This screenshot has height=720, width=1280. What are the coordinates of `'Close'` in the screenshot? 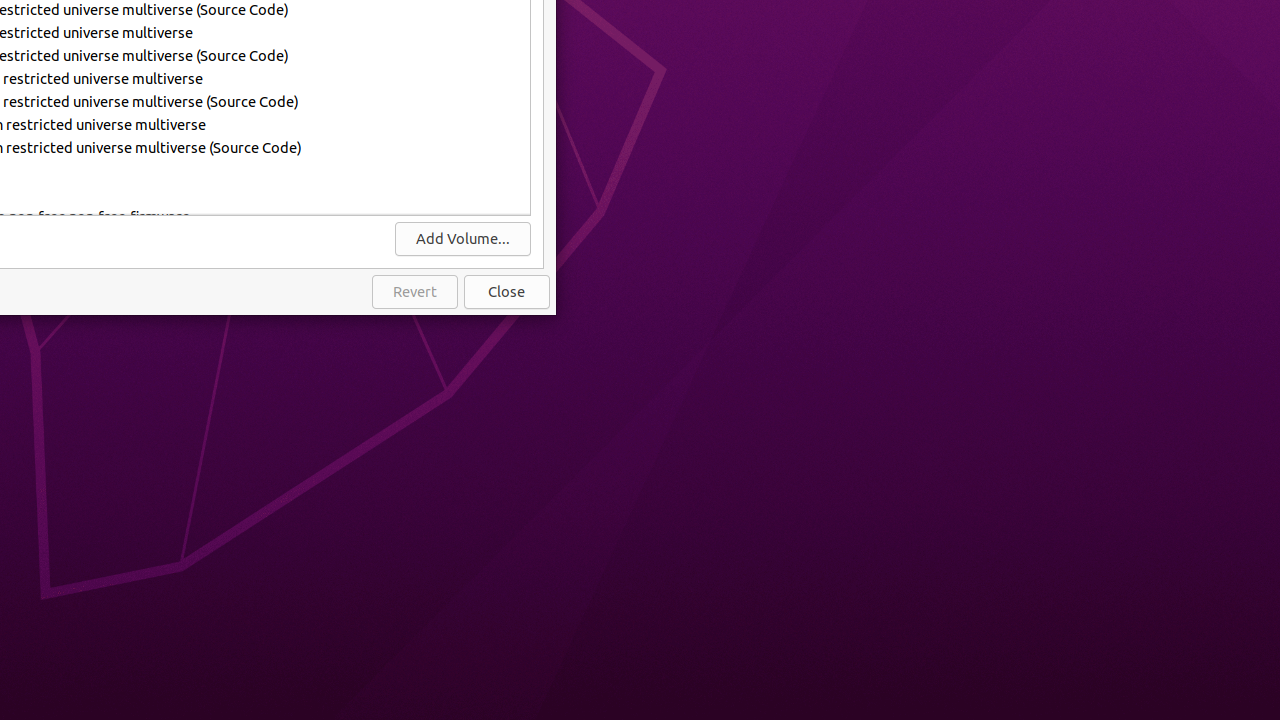 It's located at (507, 292).